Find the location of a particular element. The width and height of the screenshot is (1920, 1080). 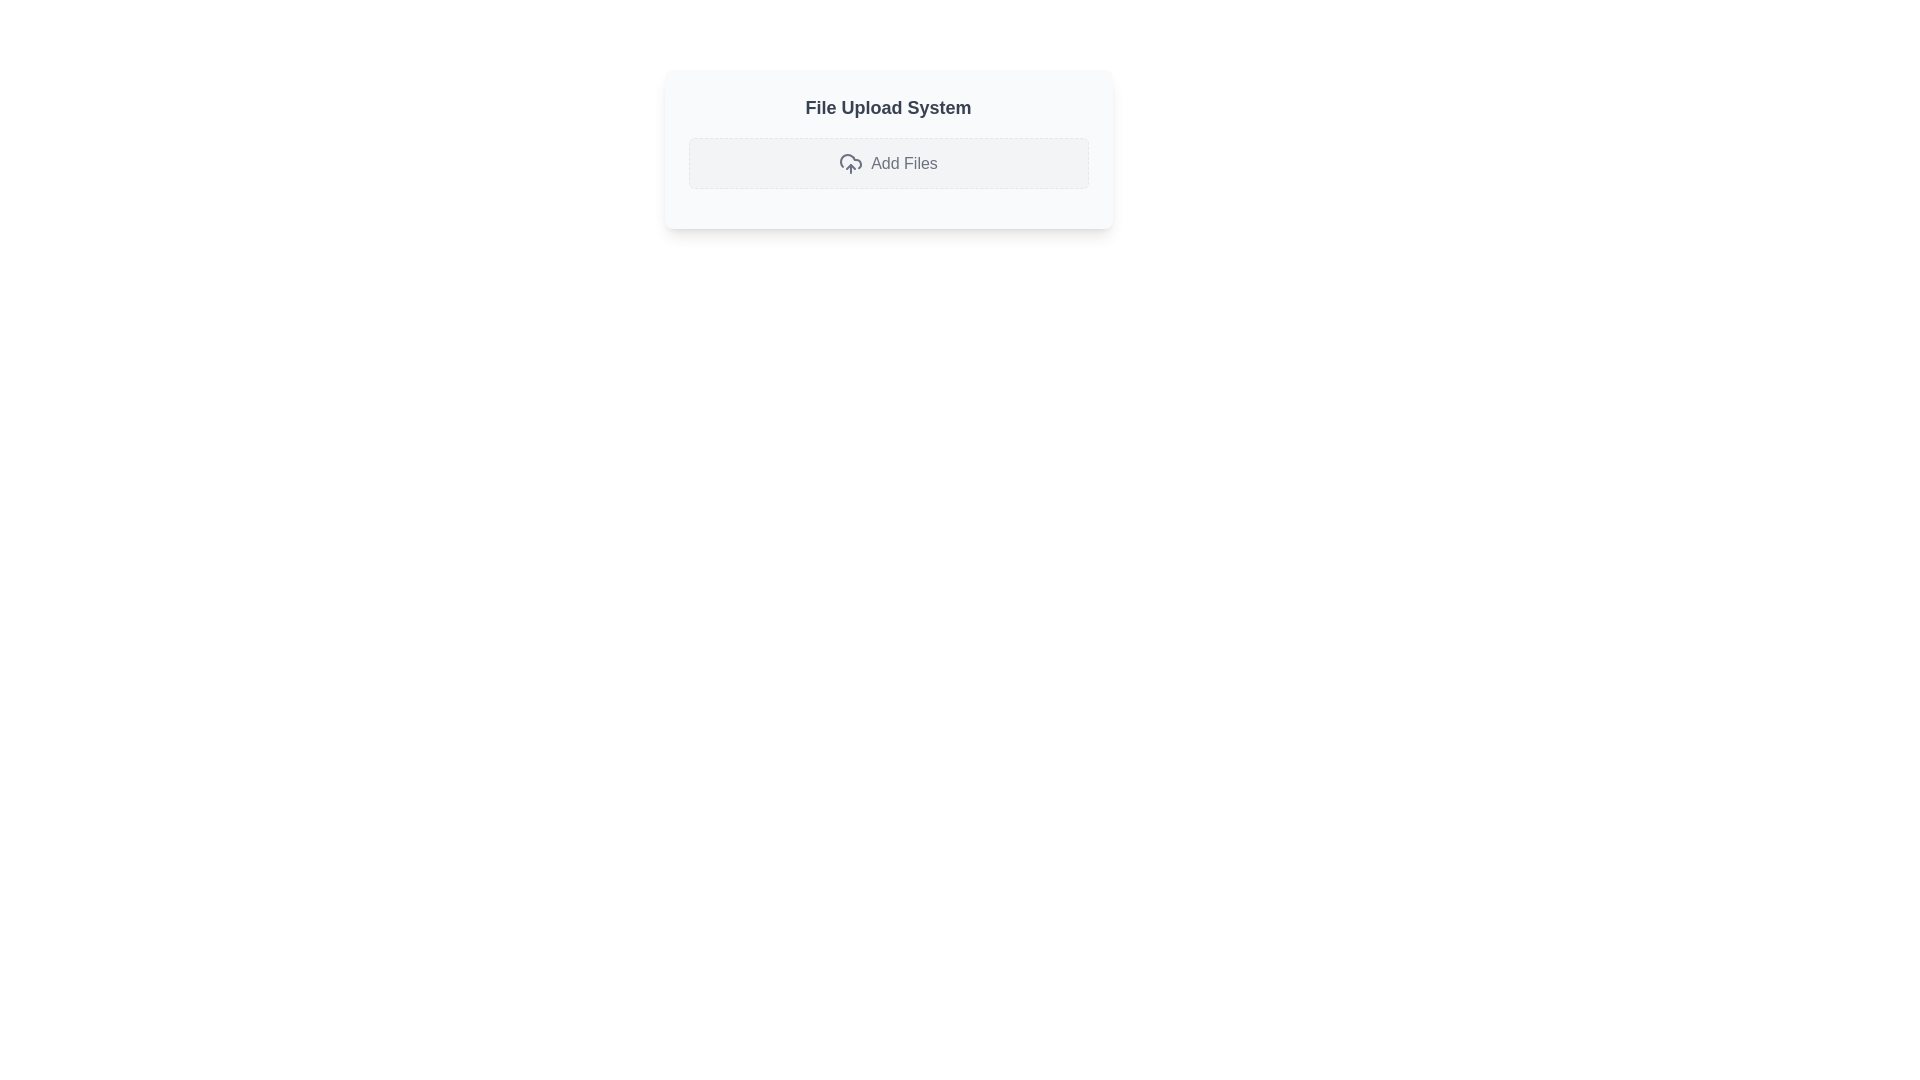

the file upload button located below the 'File Upload System' heading to observe the hover effect is located at coordinates (887, 162).